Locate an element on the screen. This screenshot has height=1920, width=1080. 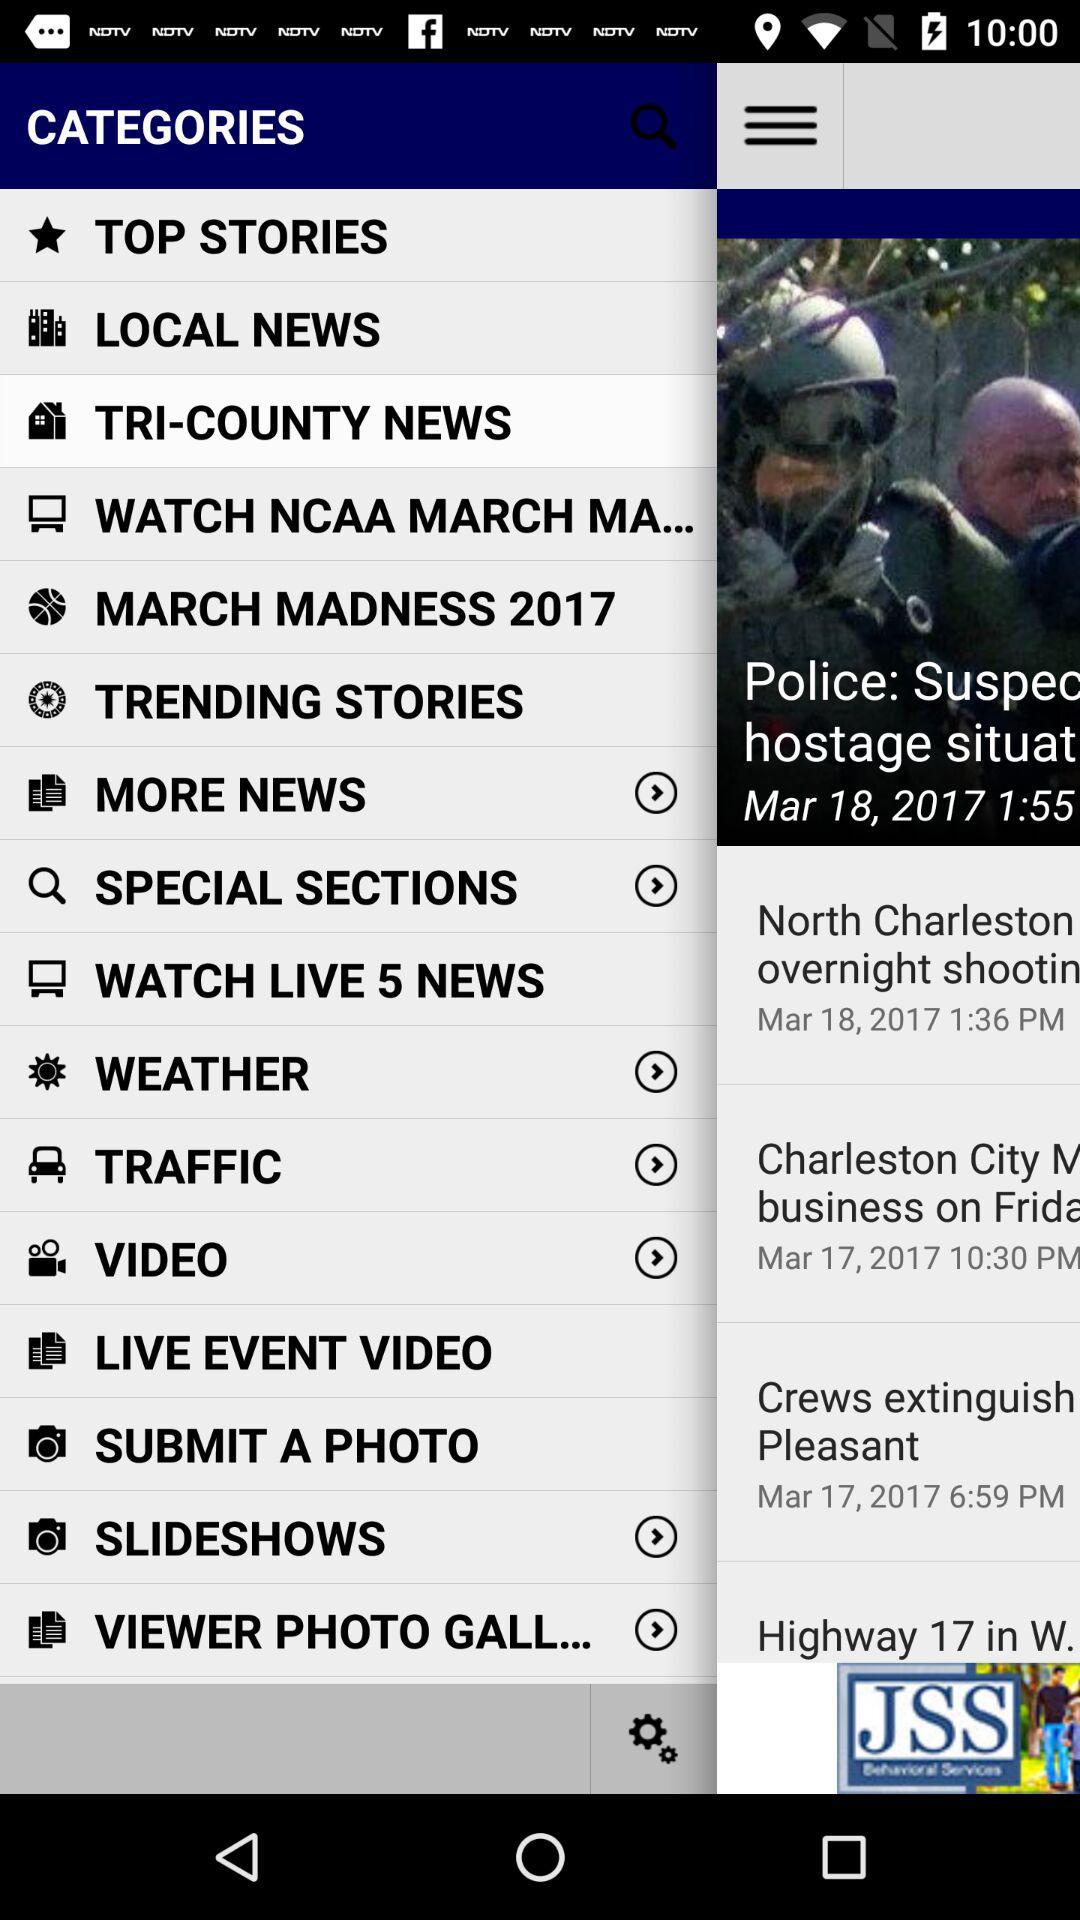
search initiation click is located at coordinates (654, 124).